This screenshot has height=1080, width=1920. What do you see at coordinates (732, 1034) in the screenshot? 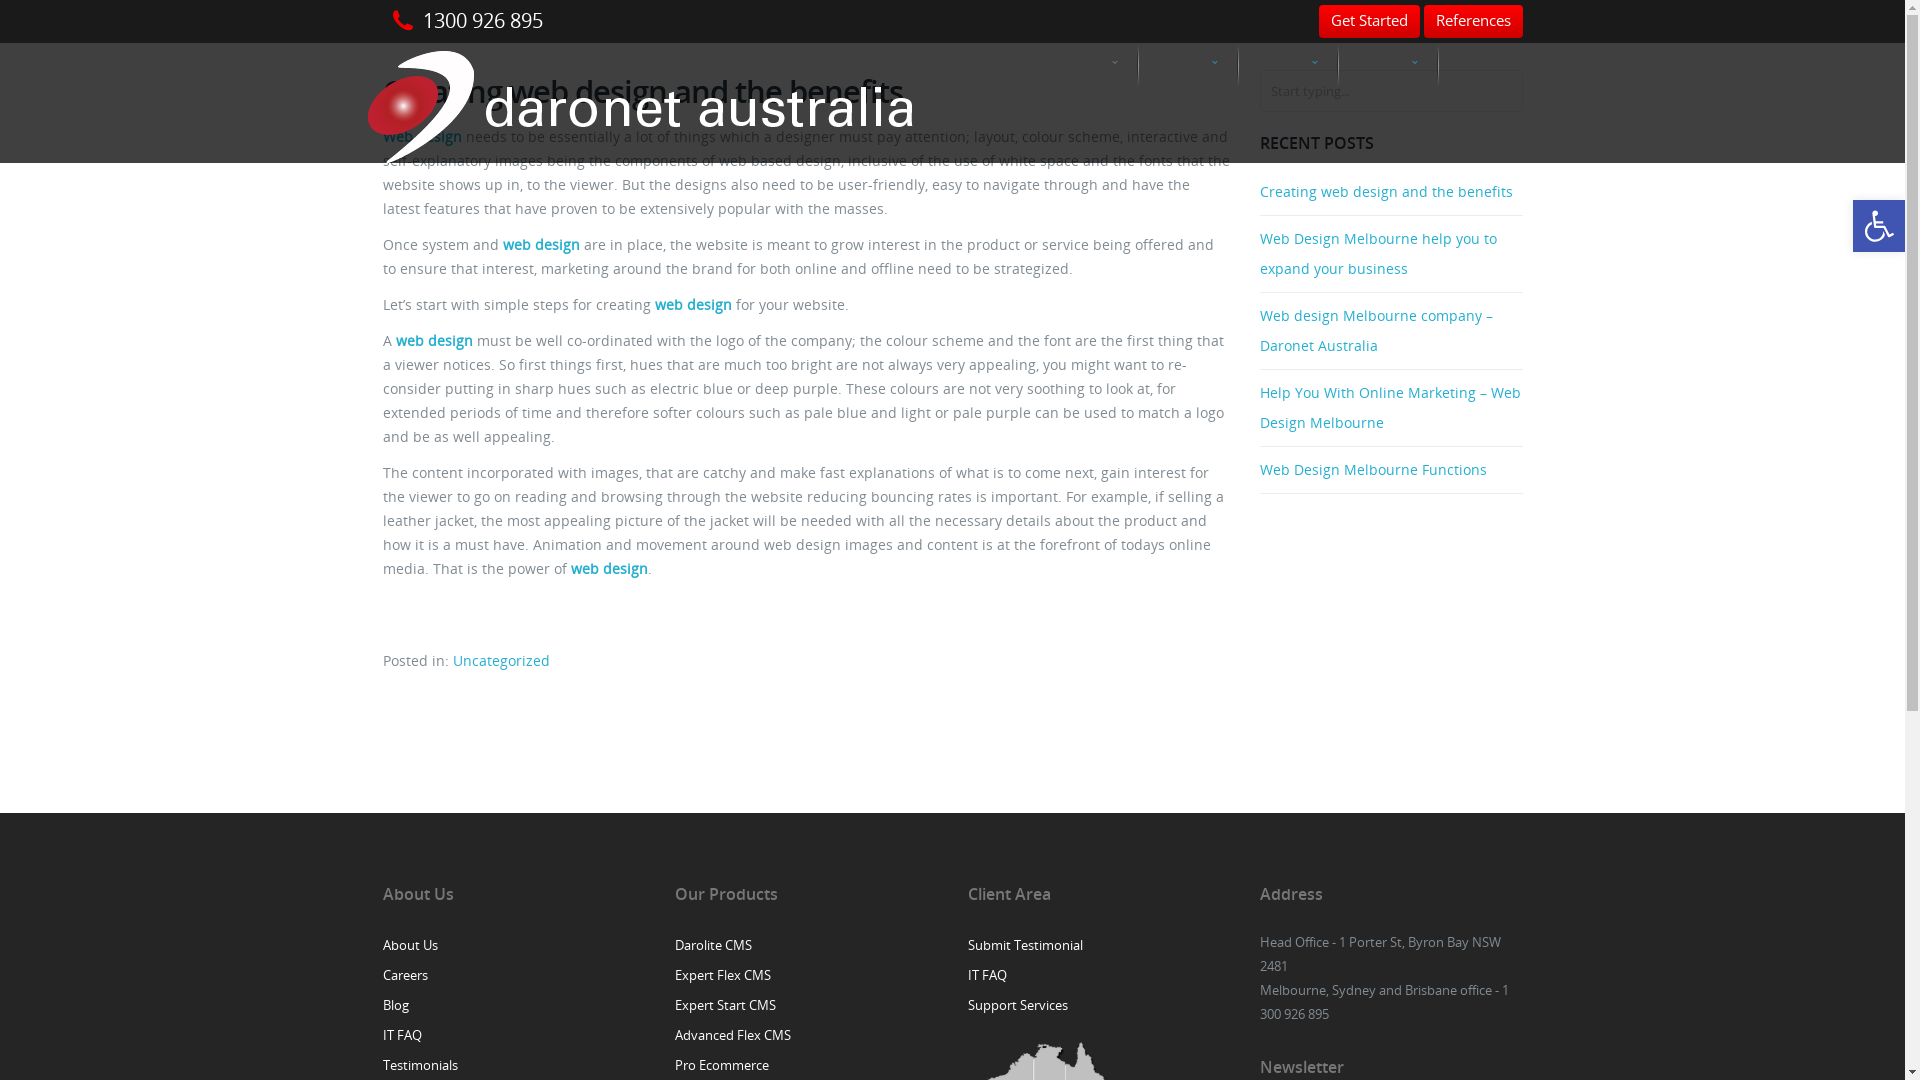
I see `'Advanced Flex CMS'` at bounding box center [732, 1034].